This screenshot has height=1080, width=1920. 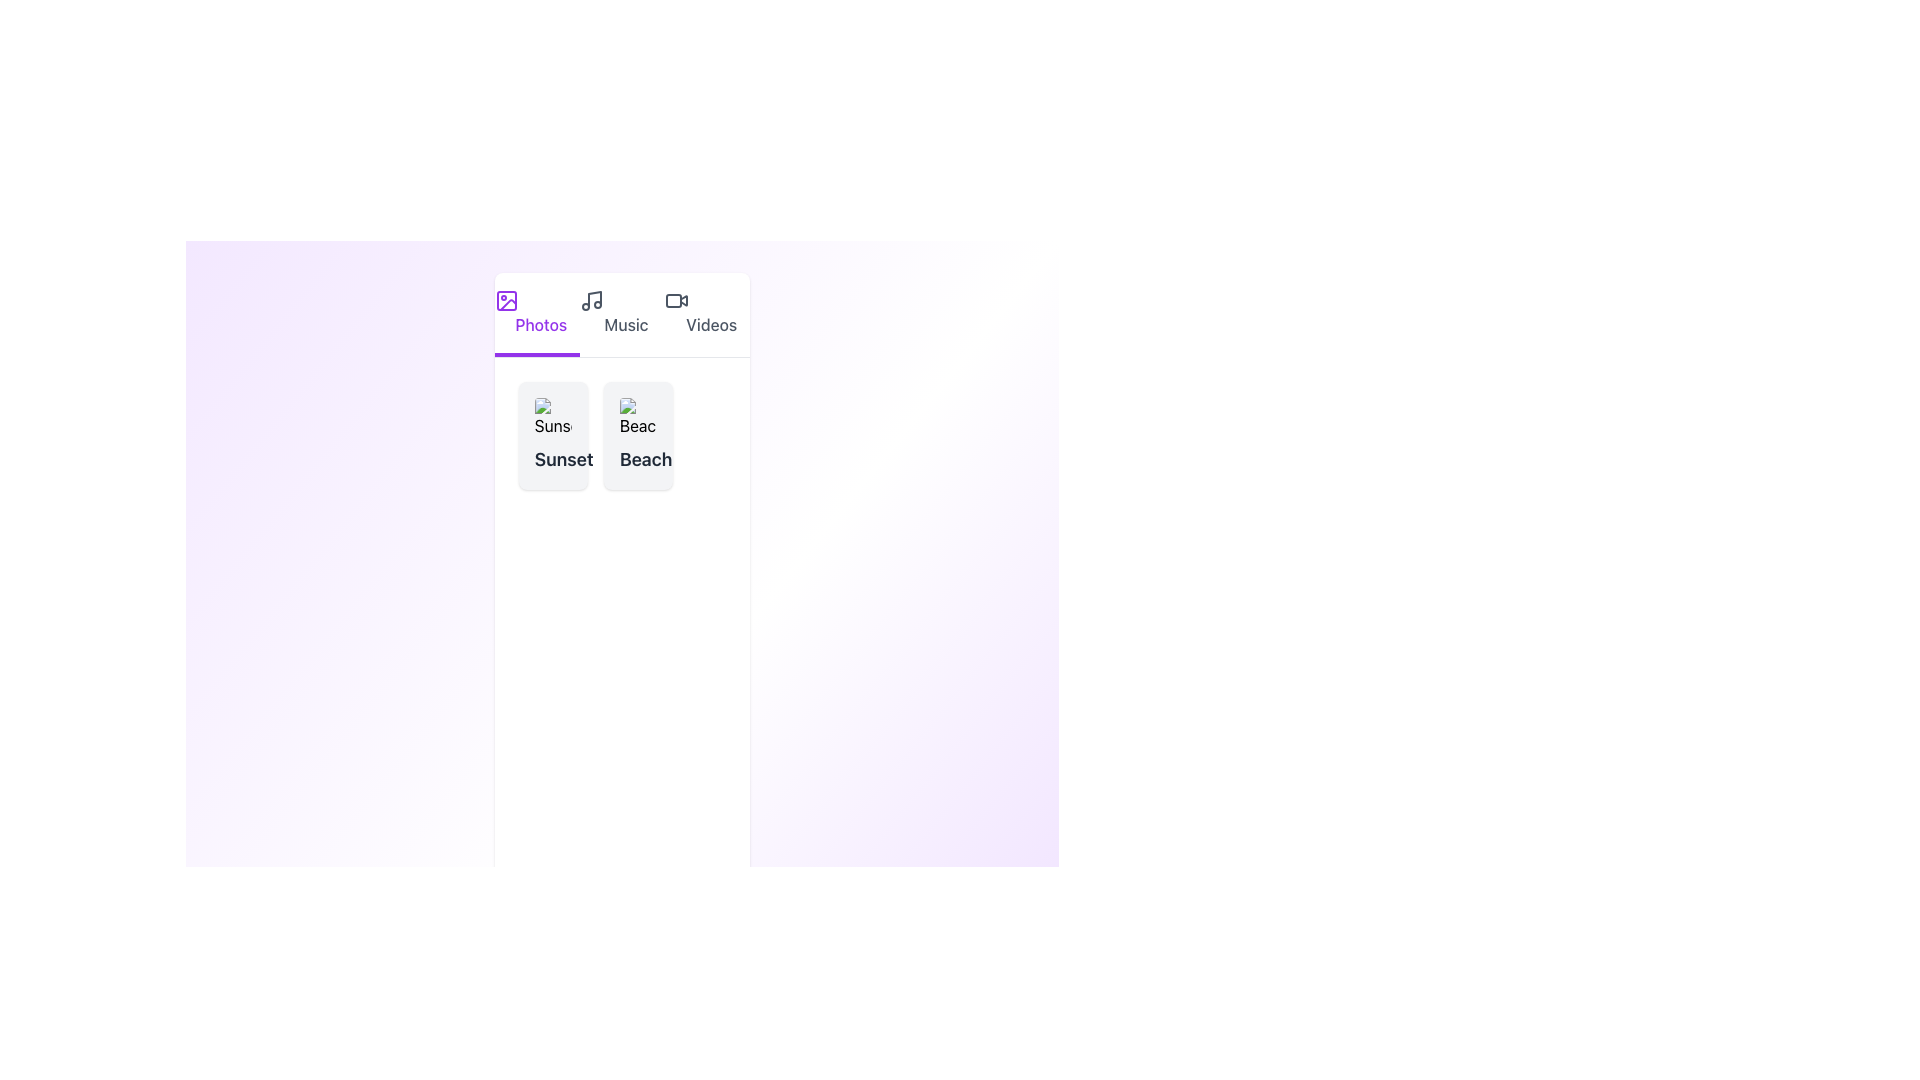 I want to click on the third tab button labeled 'Videos' with an icon, so click(x=707, y=315).